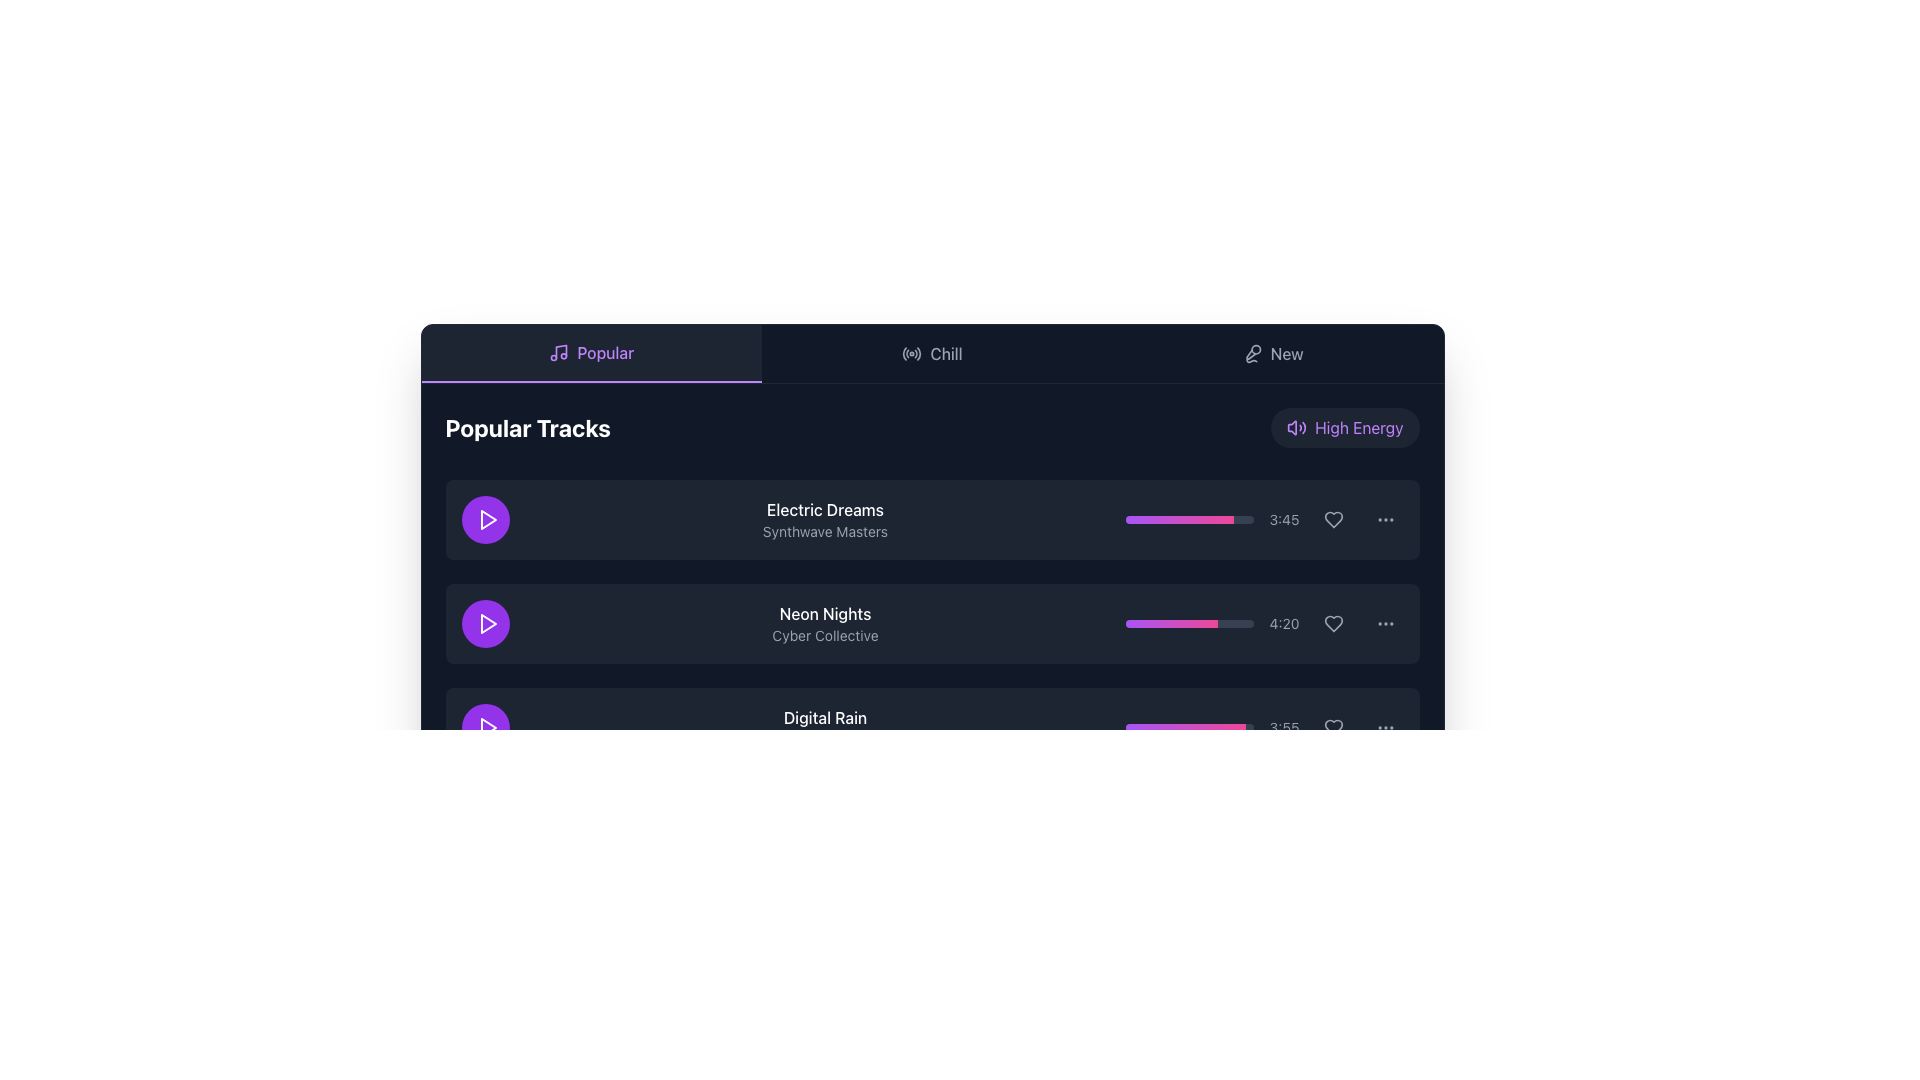 The image size is (1920, 1080). I want to click on the text label 'Neon Nights', so click(825, 612).